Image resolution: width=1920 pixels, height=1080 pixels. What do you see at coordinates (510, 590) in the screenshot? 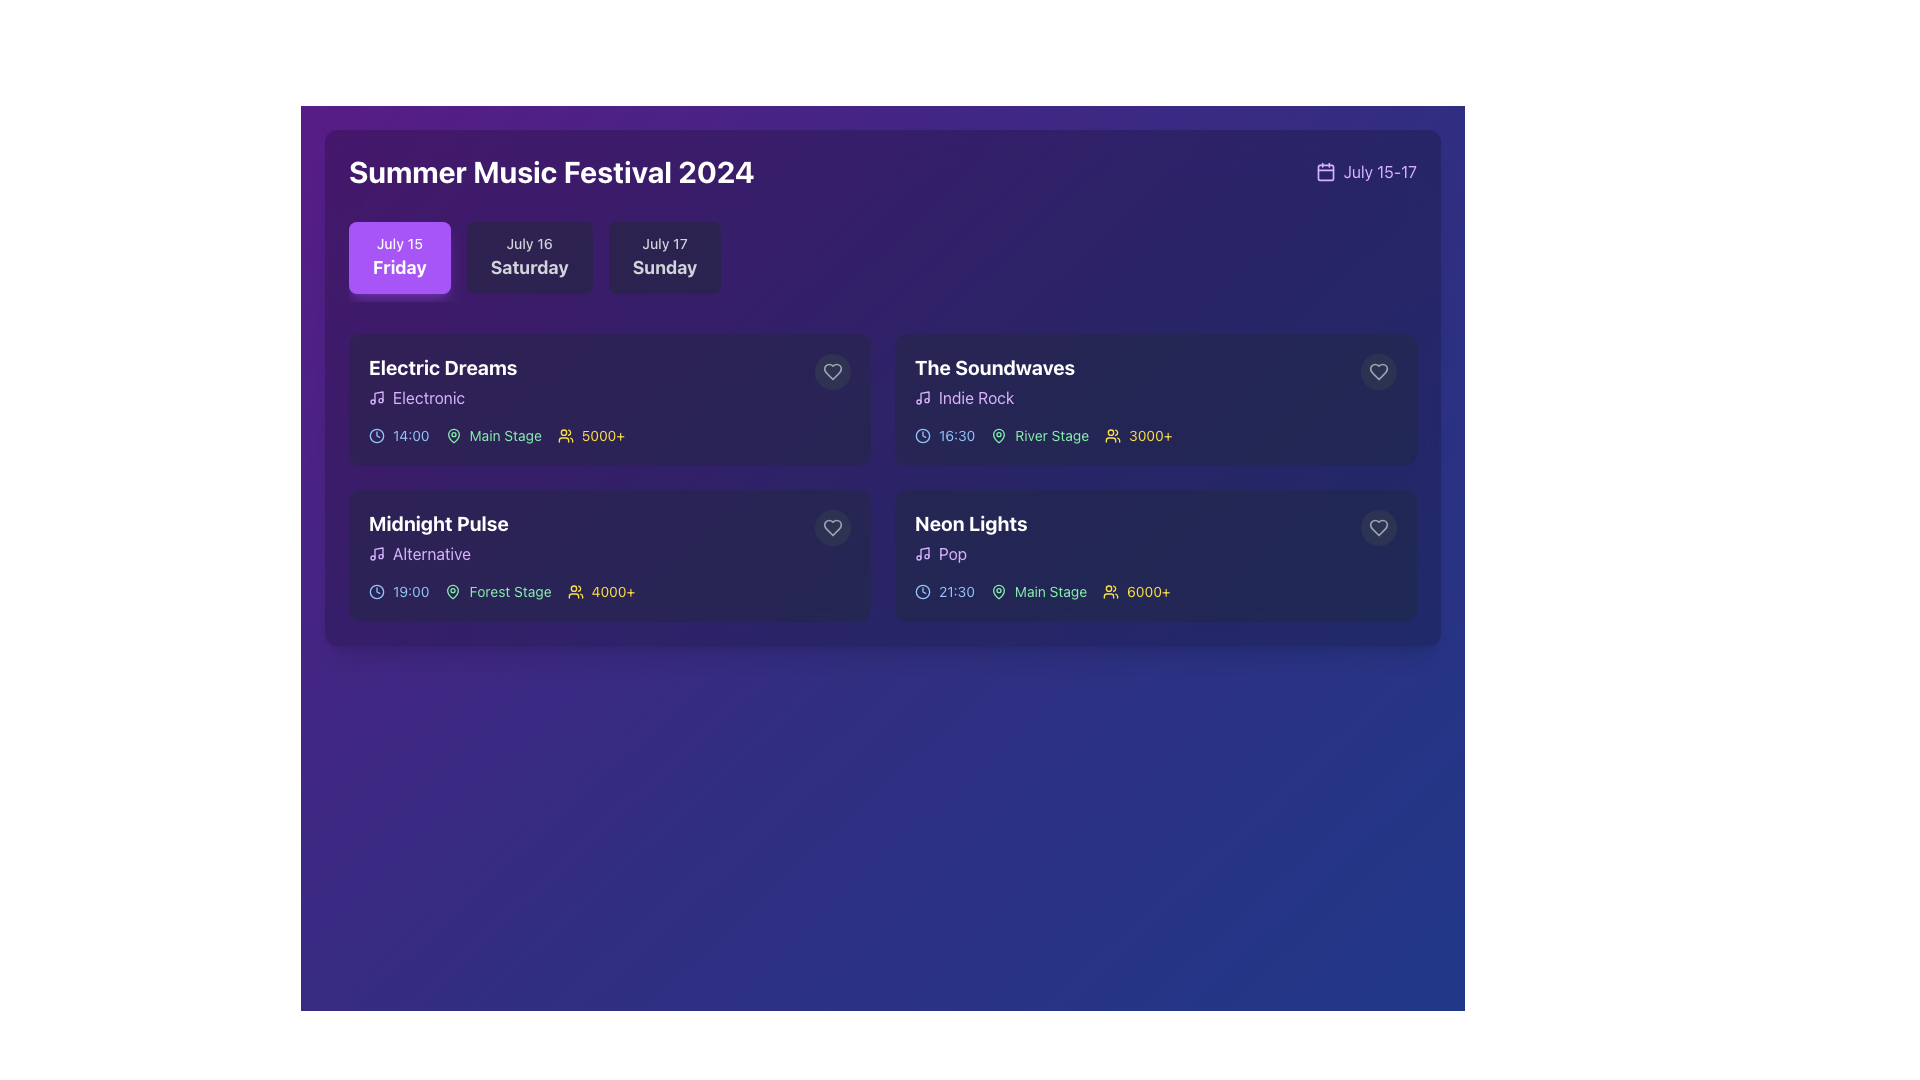
I see `the text label indicating the performance location for the 'Midnight Pulse' event, located in the lower-right part of the event card next to icons for time and attendance` at bounding box center [510, 590].